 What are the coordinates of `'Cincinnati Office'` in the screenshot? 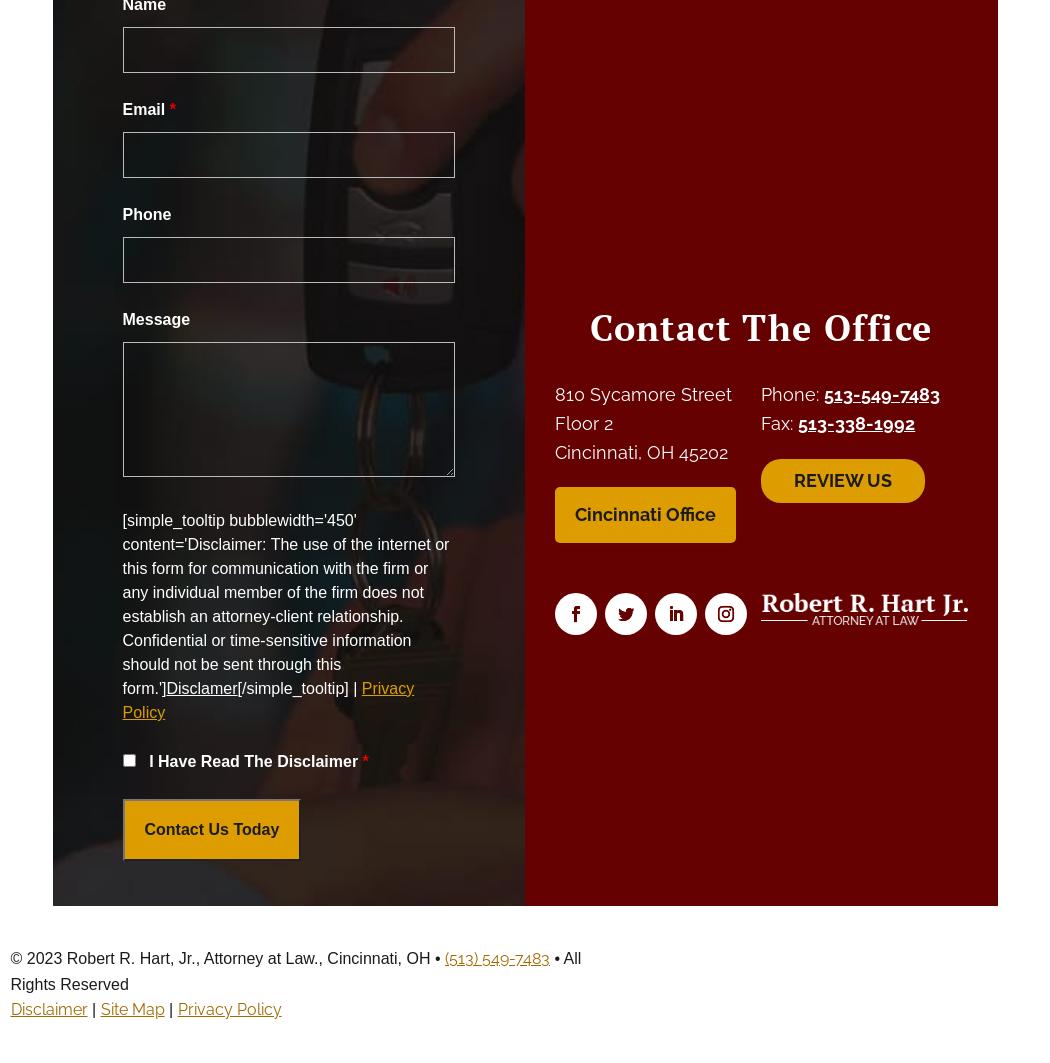 It's located at (644, 513).